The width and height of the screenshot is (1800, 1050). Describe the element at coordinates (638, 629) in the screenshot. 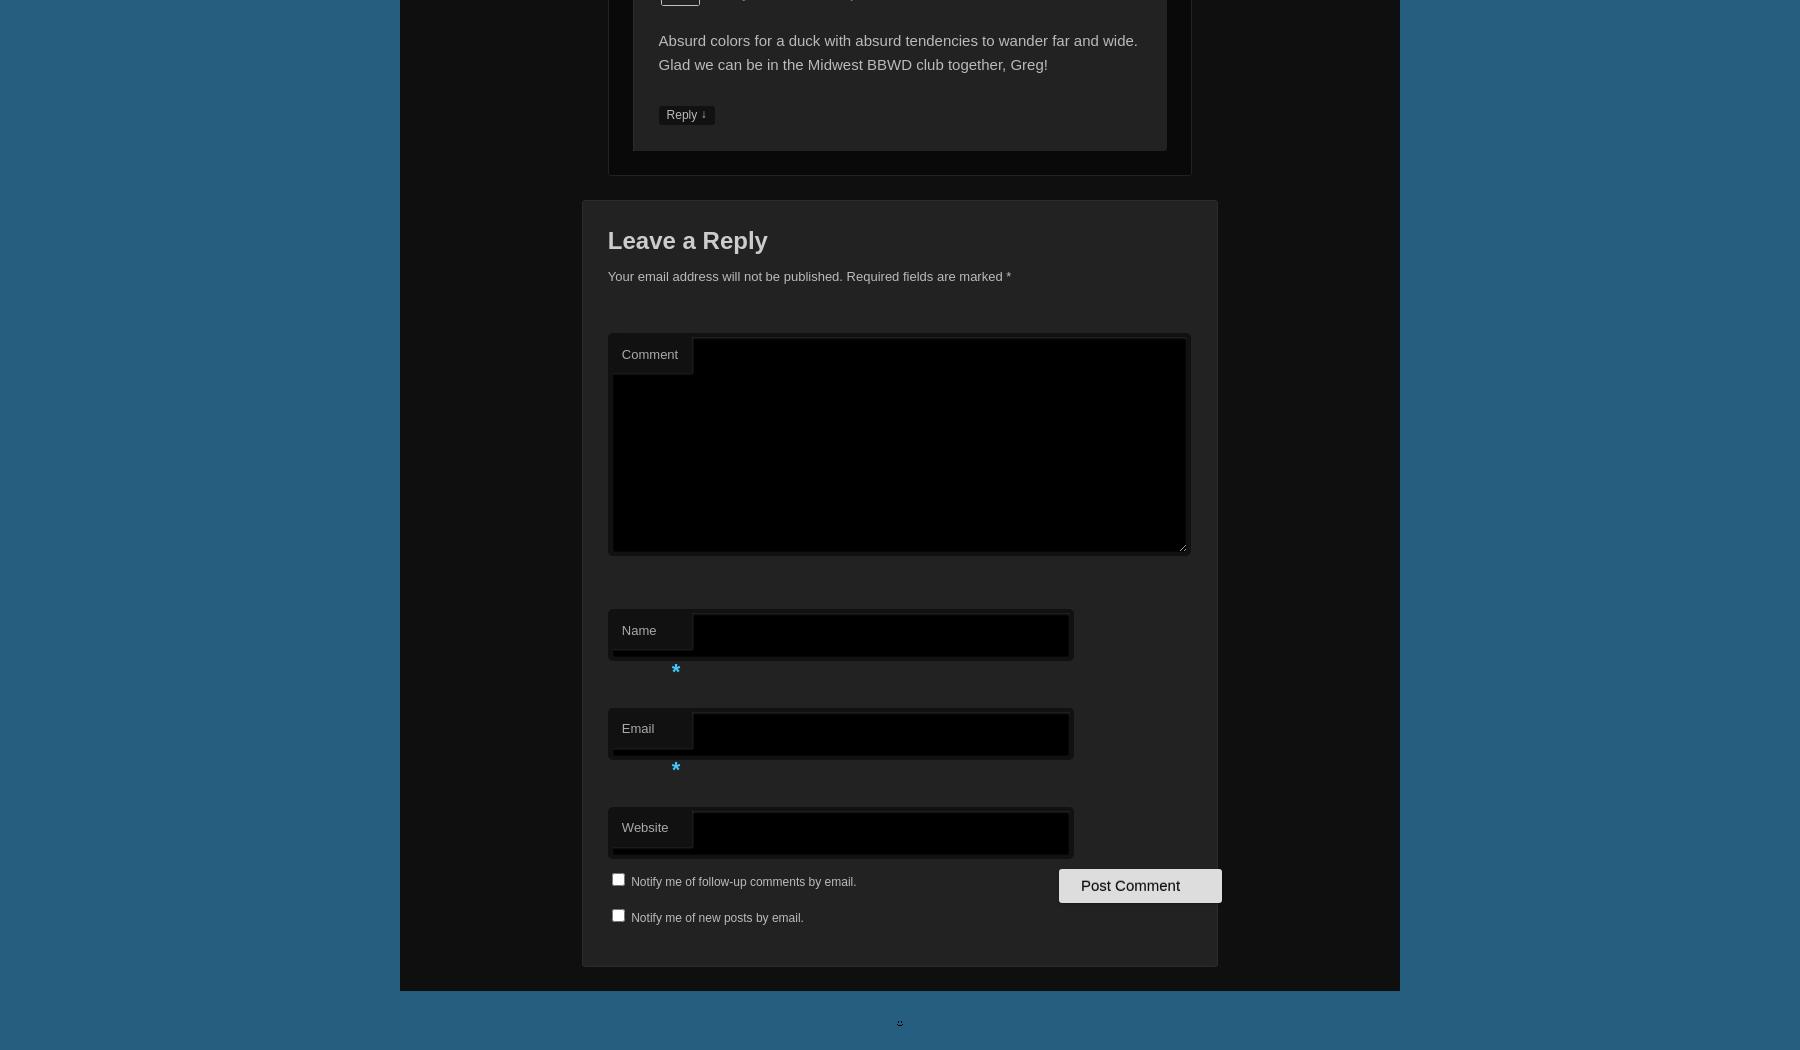

I see `'Name'` at that location.